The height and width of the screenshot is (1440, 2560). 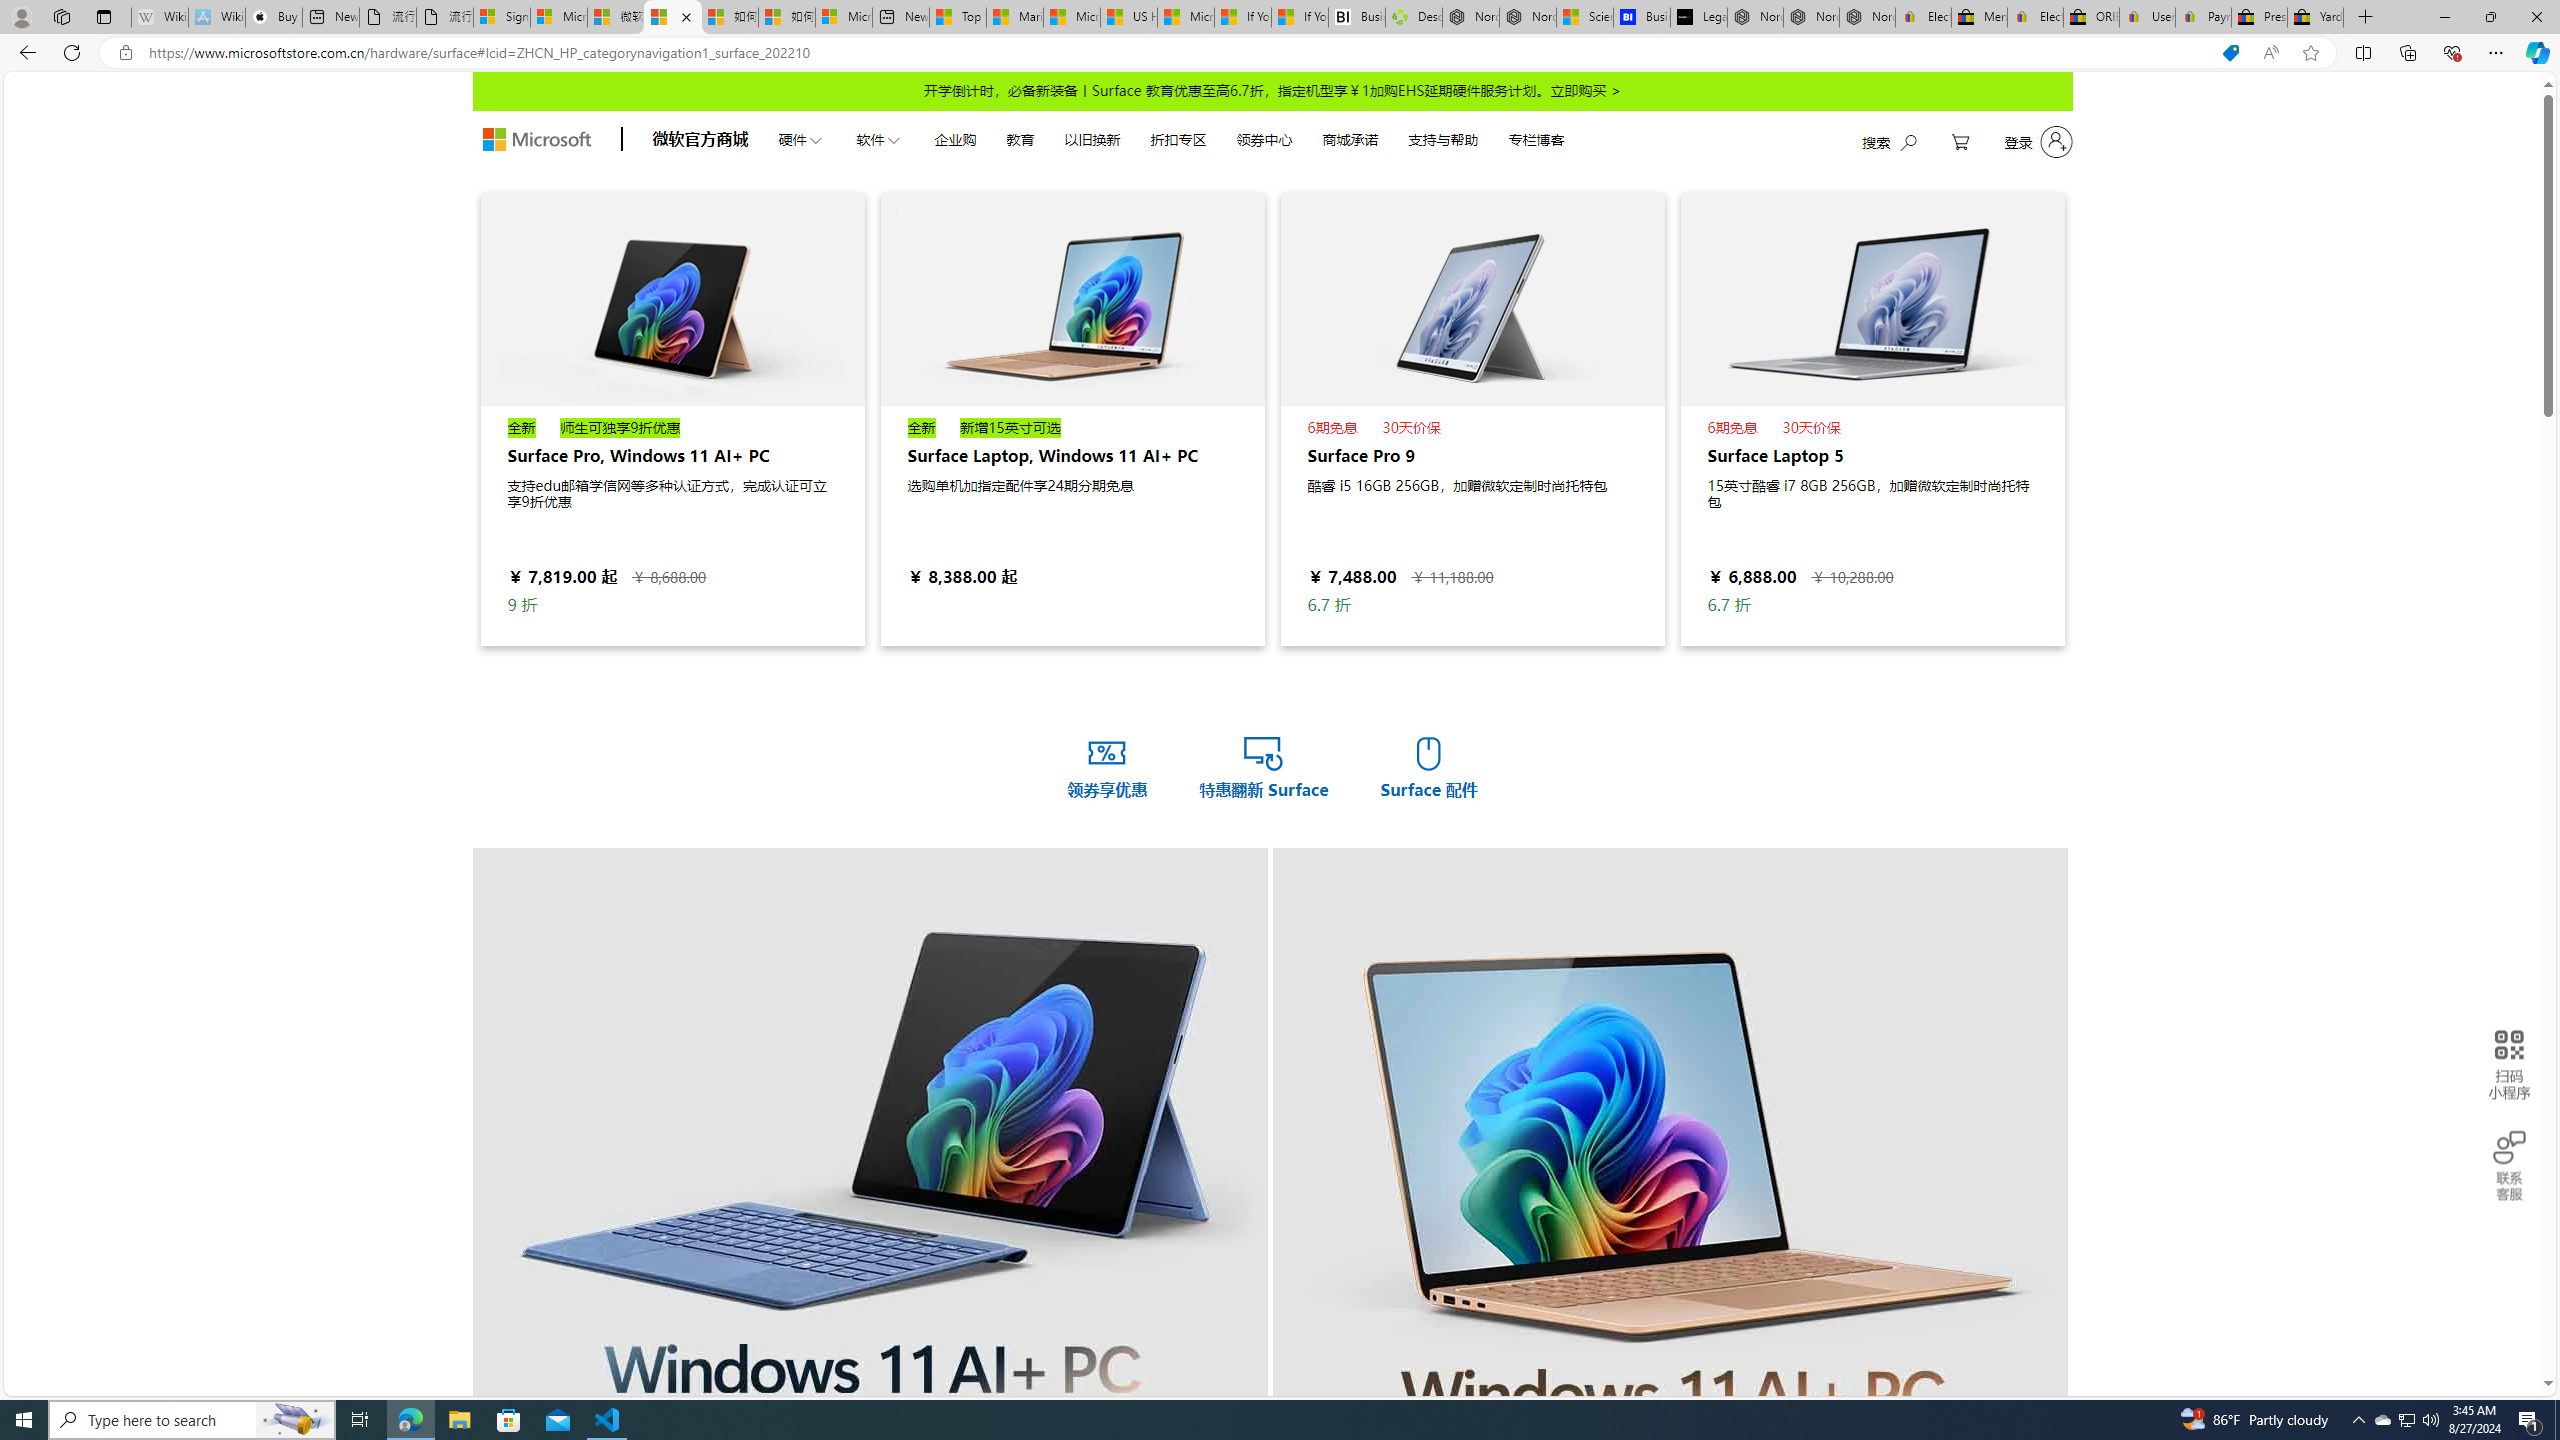 I want to click on 'You have the best price!', so click(x=2230, y=53).